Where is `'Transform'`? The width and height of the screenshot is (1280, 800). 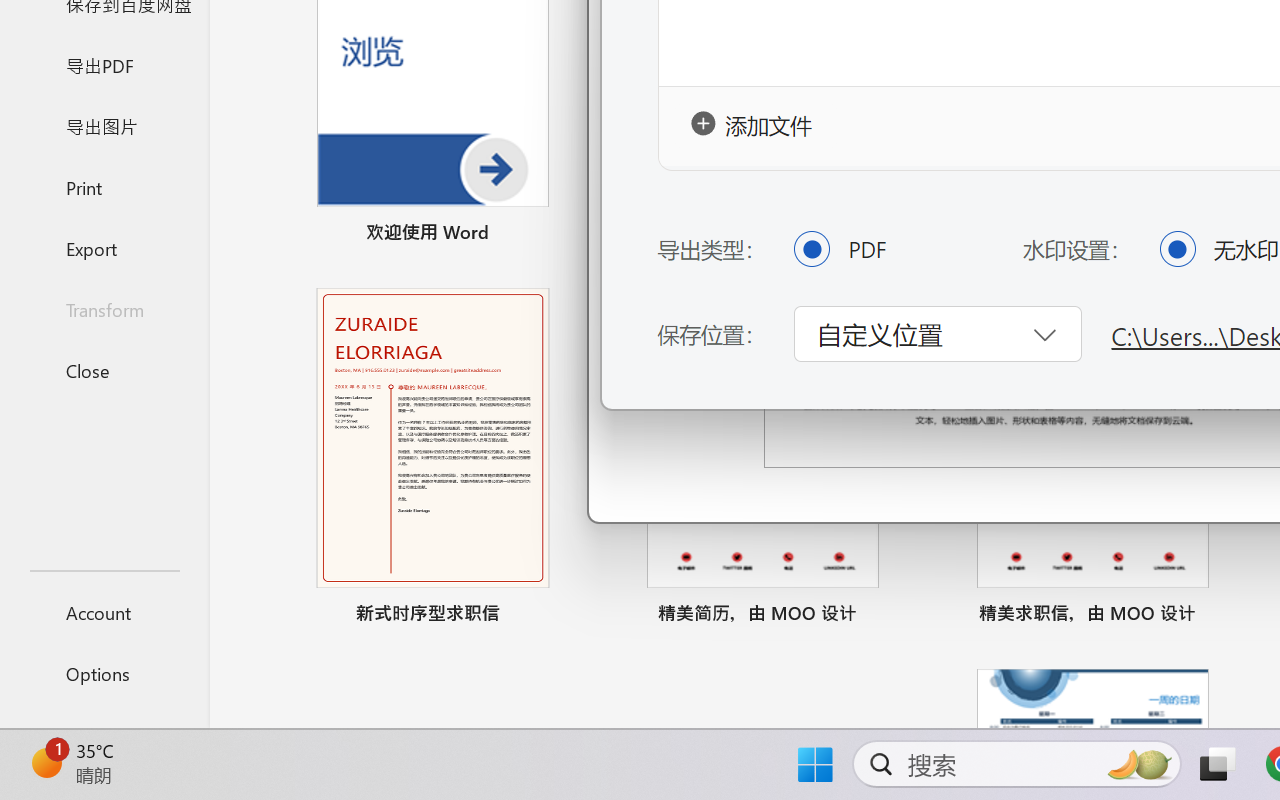 'Transform' is located at coordinates (103, 308).